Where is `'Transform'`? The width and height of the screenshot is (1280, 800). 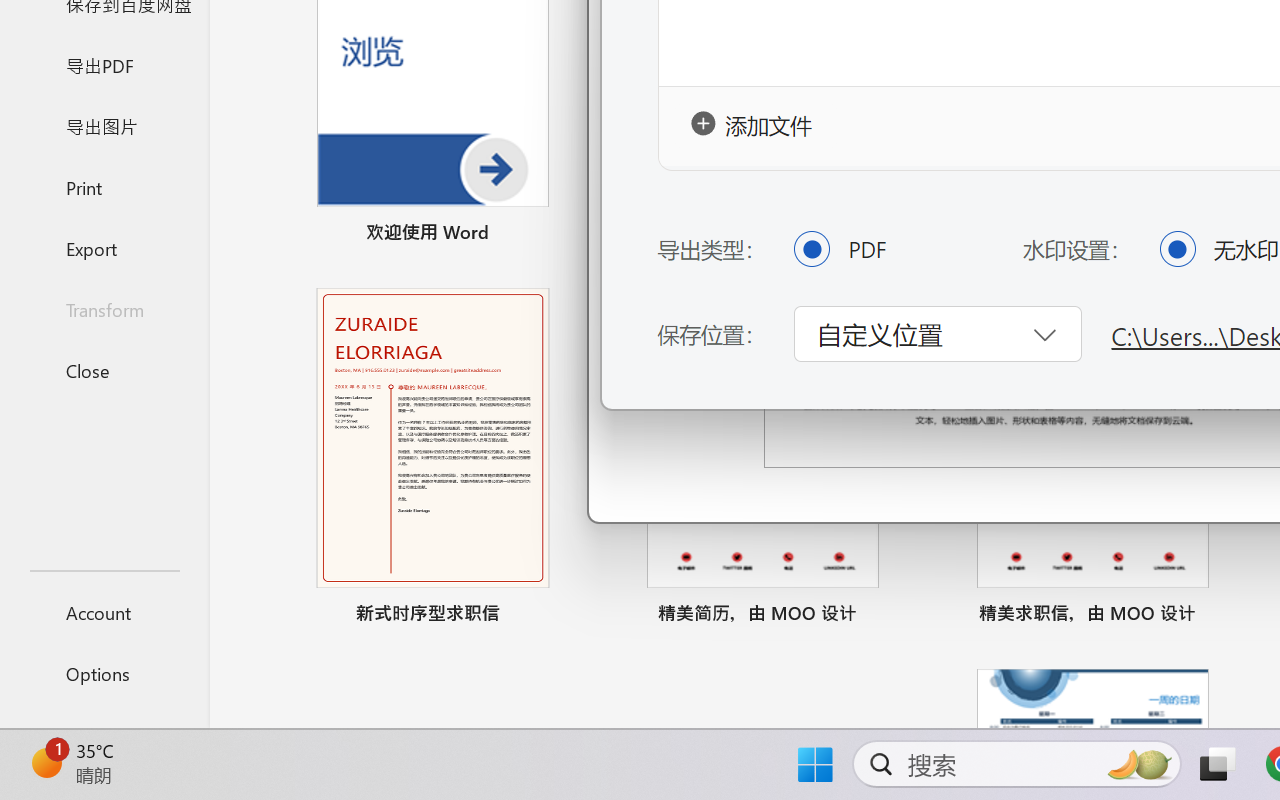 'Transform' is located at coordinates (103, 308).